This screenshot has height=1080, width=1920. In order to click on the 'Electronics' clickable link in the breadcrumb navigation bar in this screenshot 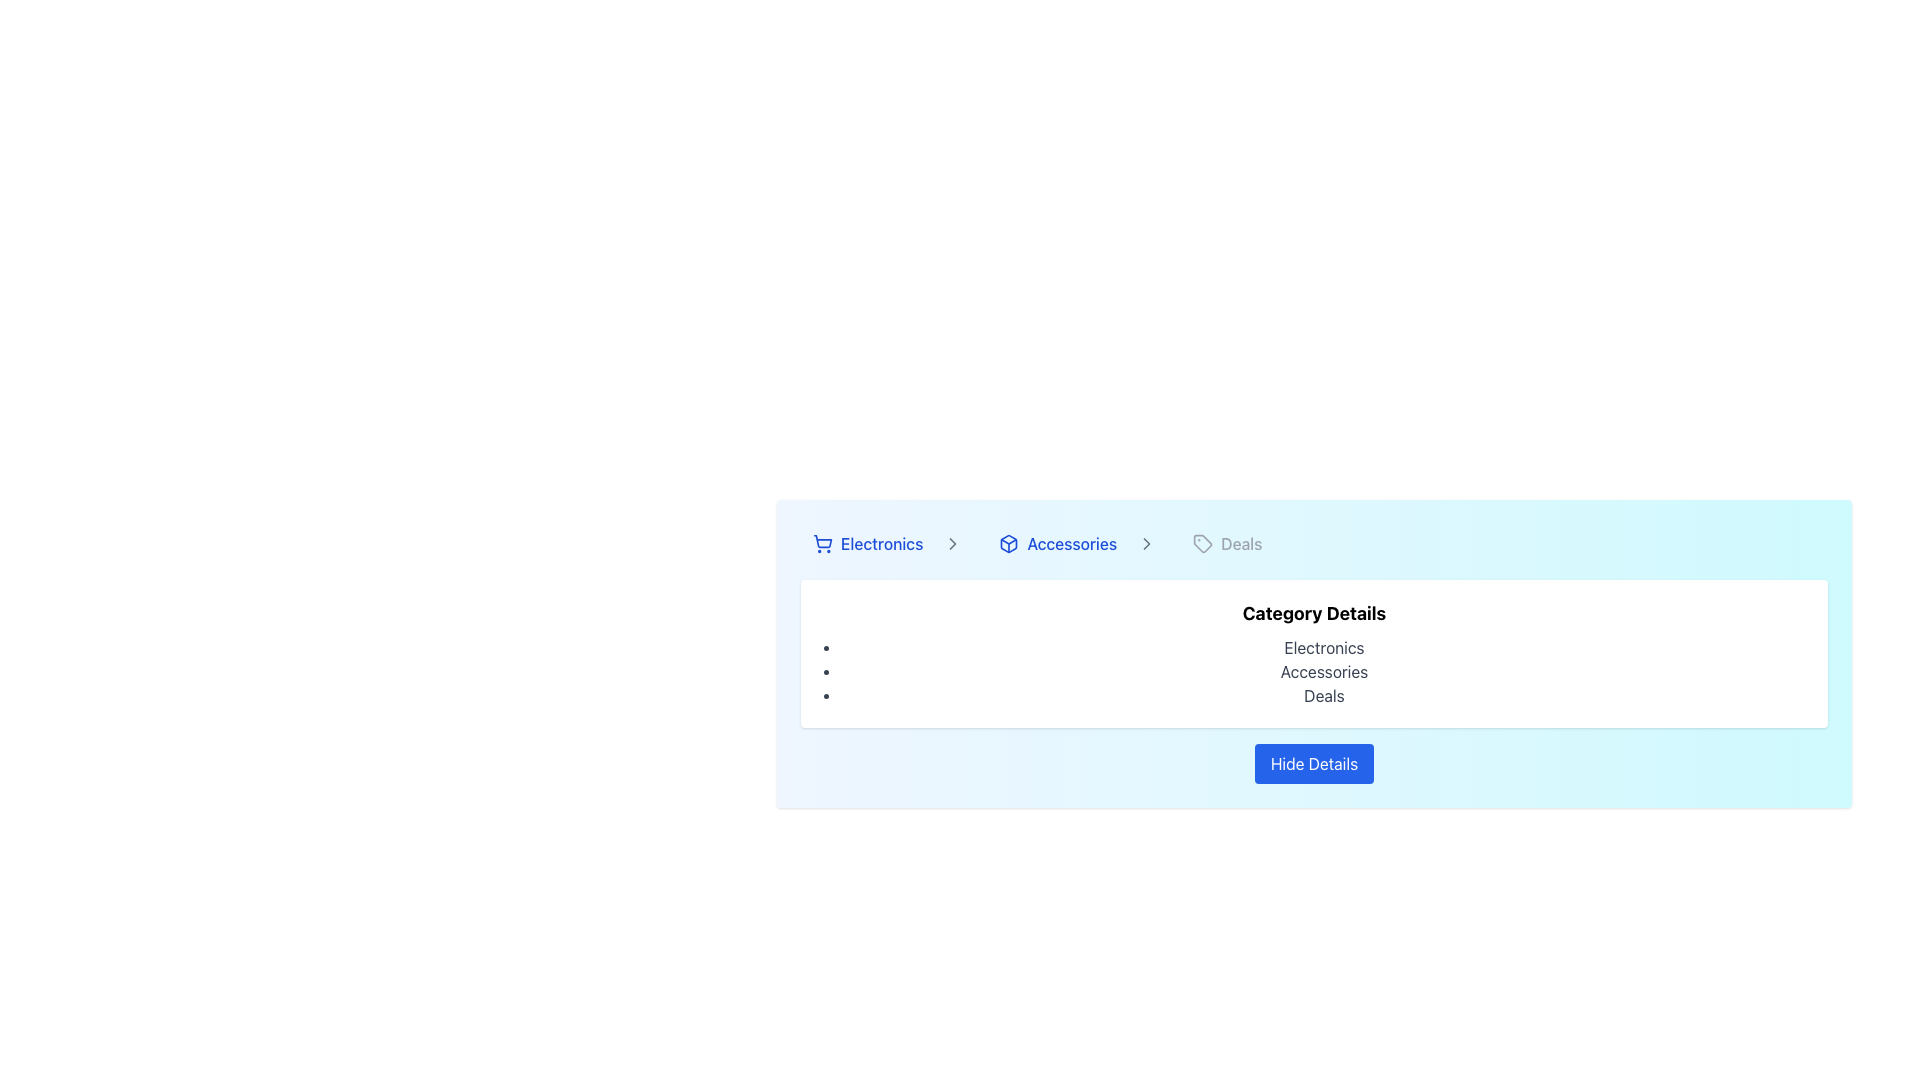, I will do `click(885, 543)`.